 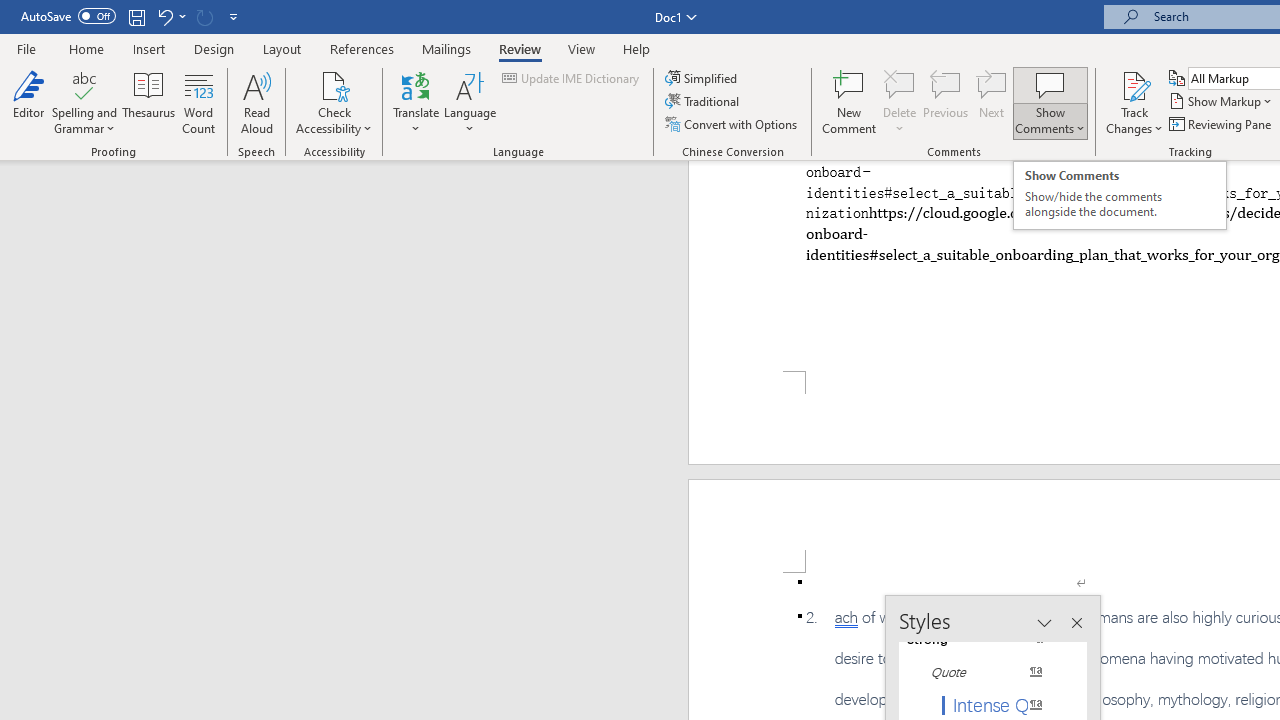 I want to click on 'Track Changes', so click(x=1134, y=84).